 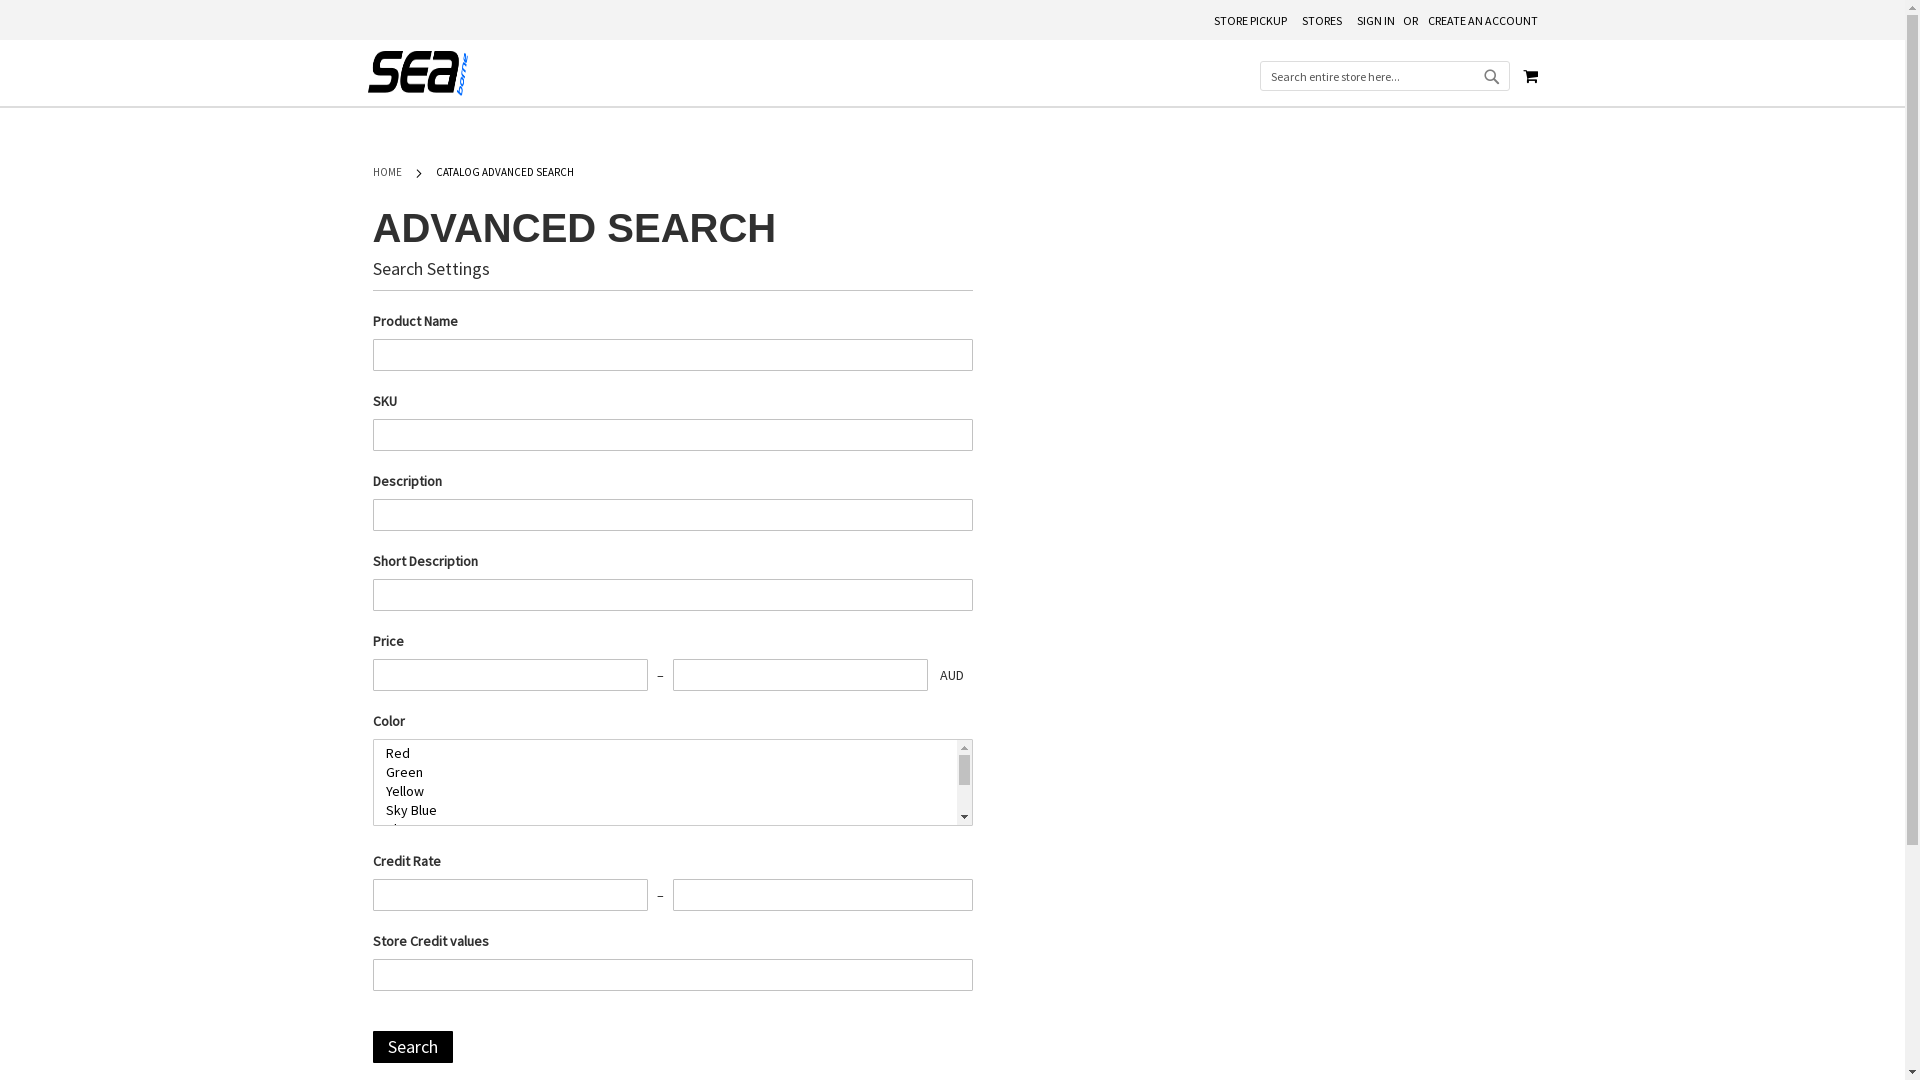 What do you see at coordinates (1213, 21) in the screenshot?
I see `'STORE PICKUP'` at bounding box center [1213, 21].